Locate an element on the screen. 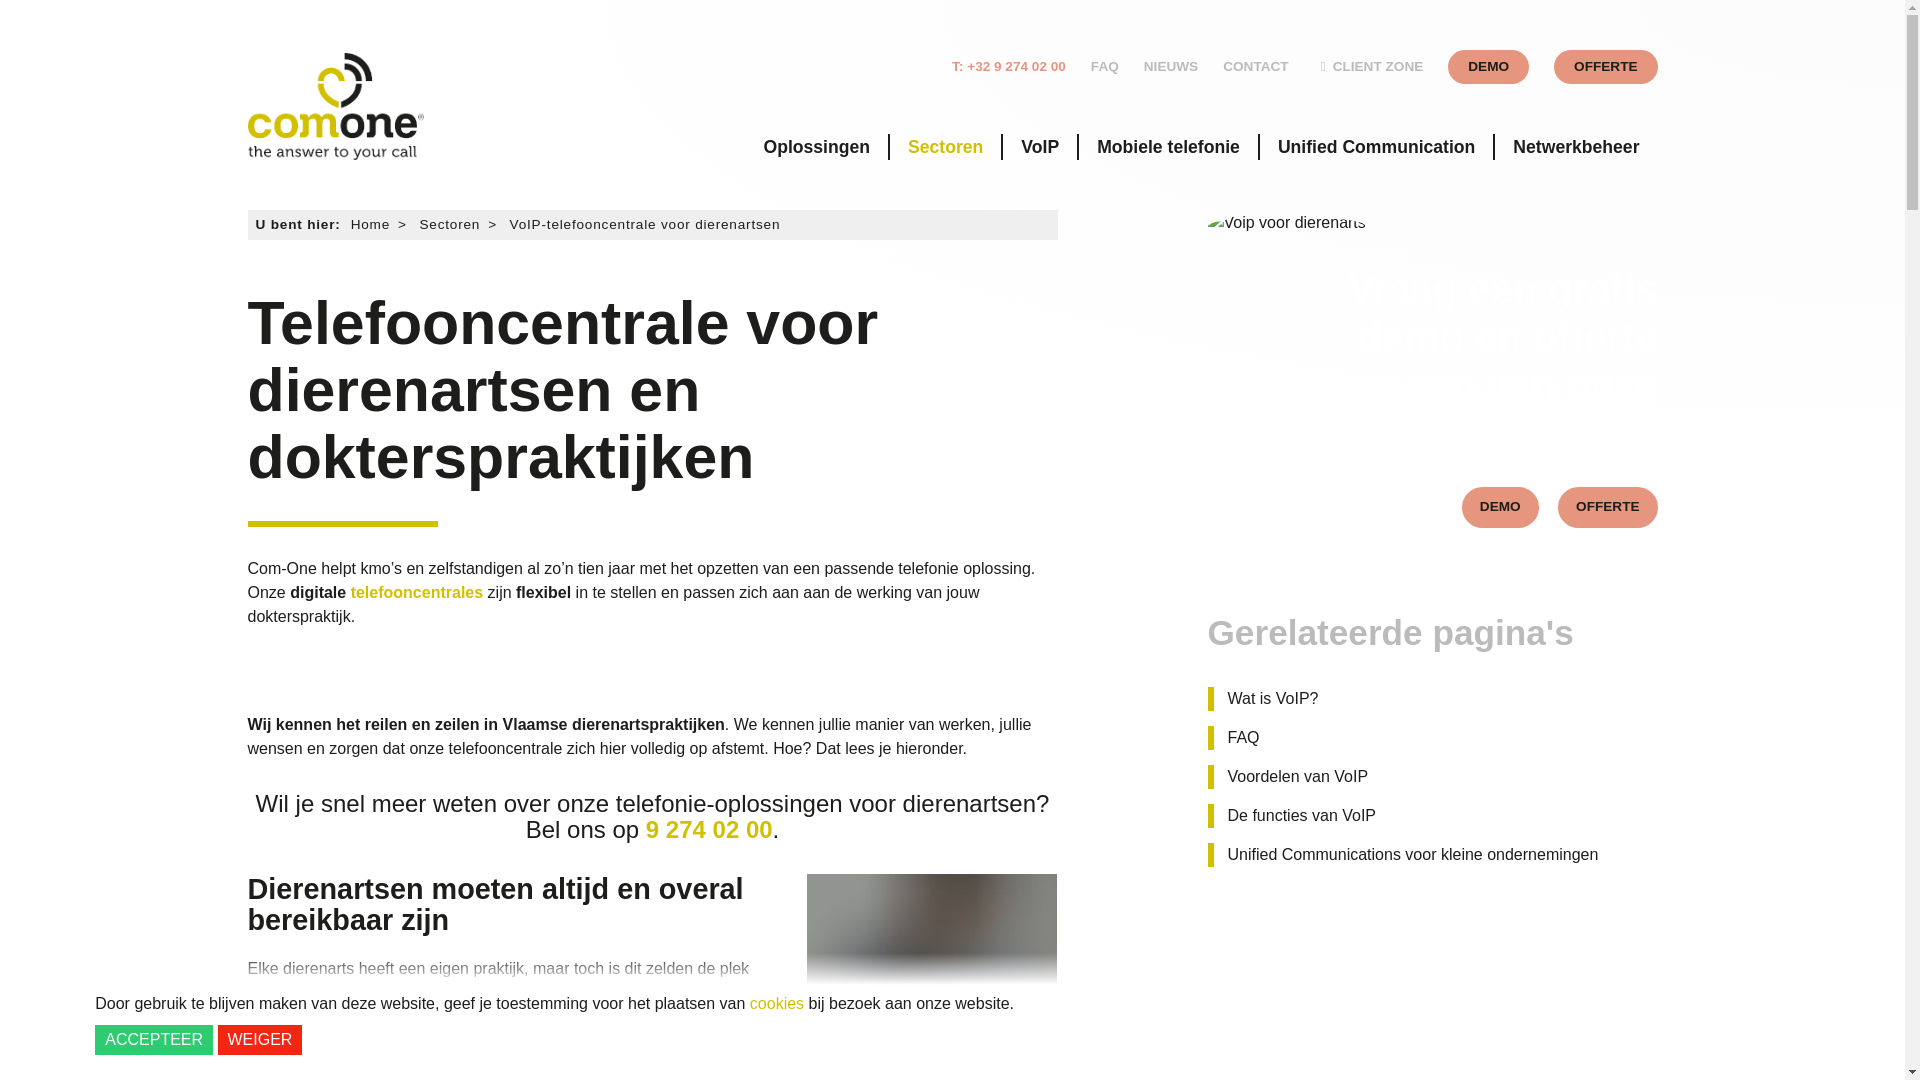  'WEIGER' is located at coordinates (217, 1039).